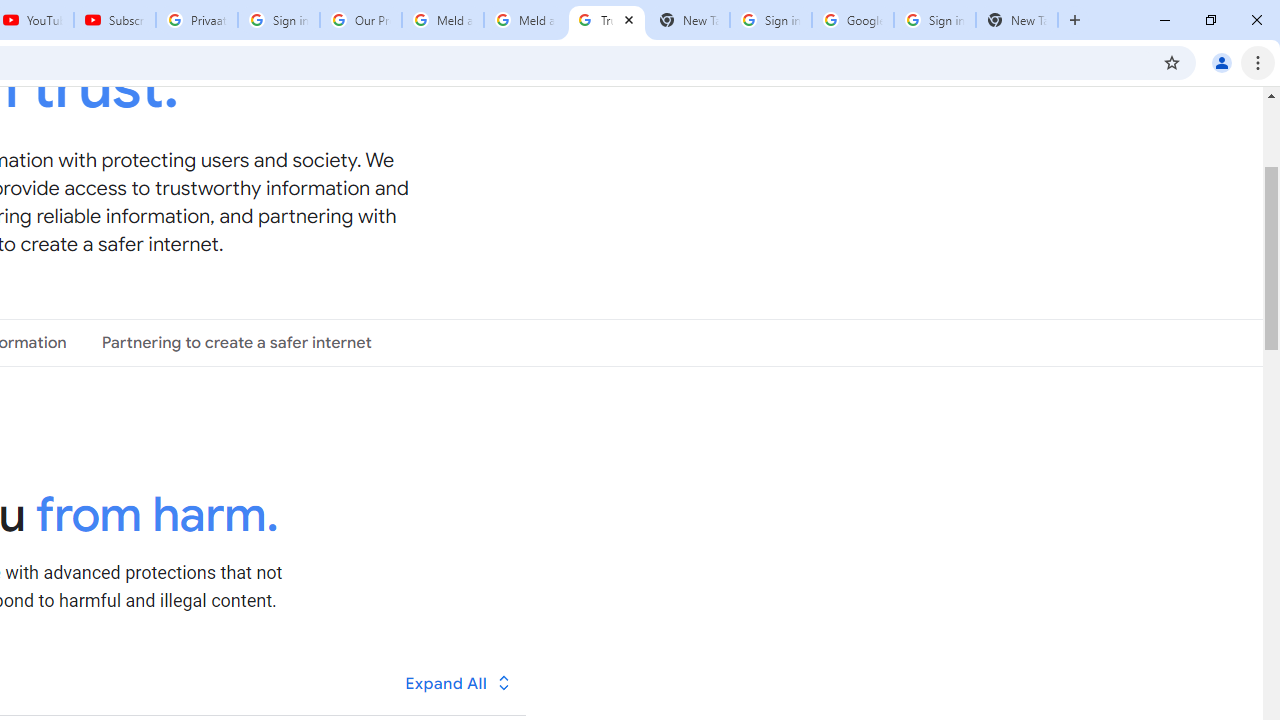 The height and width of the screenshot is (720, 1280). I want to click on 'Subscriptions - YouTube', so click(114, 20).